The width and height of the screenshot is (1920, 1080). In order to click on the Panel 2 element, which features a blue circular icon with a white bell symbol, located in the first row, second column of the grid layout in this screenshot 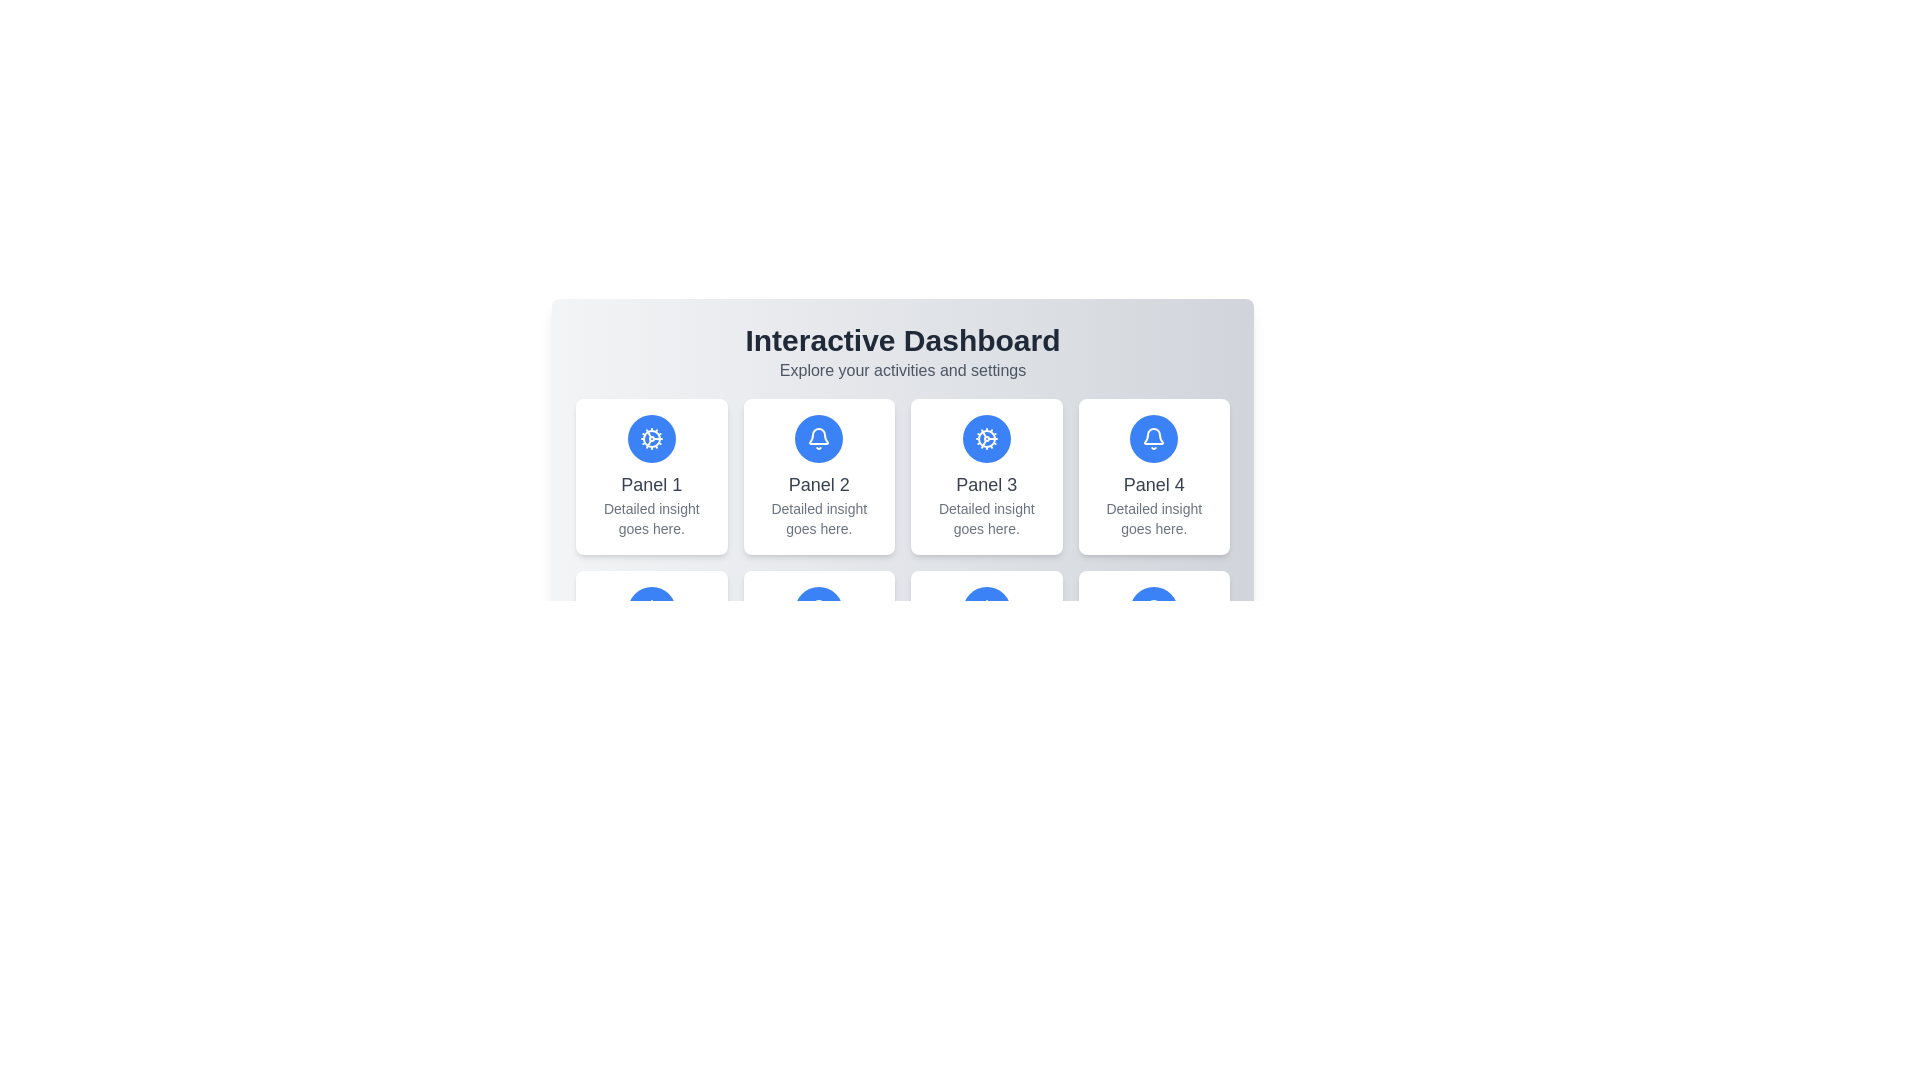, I will do `click(819, 477)`.